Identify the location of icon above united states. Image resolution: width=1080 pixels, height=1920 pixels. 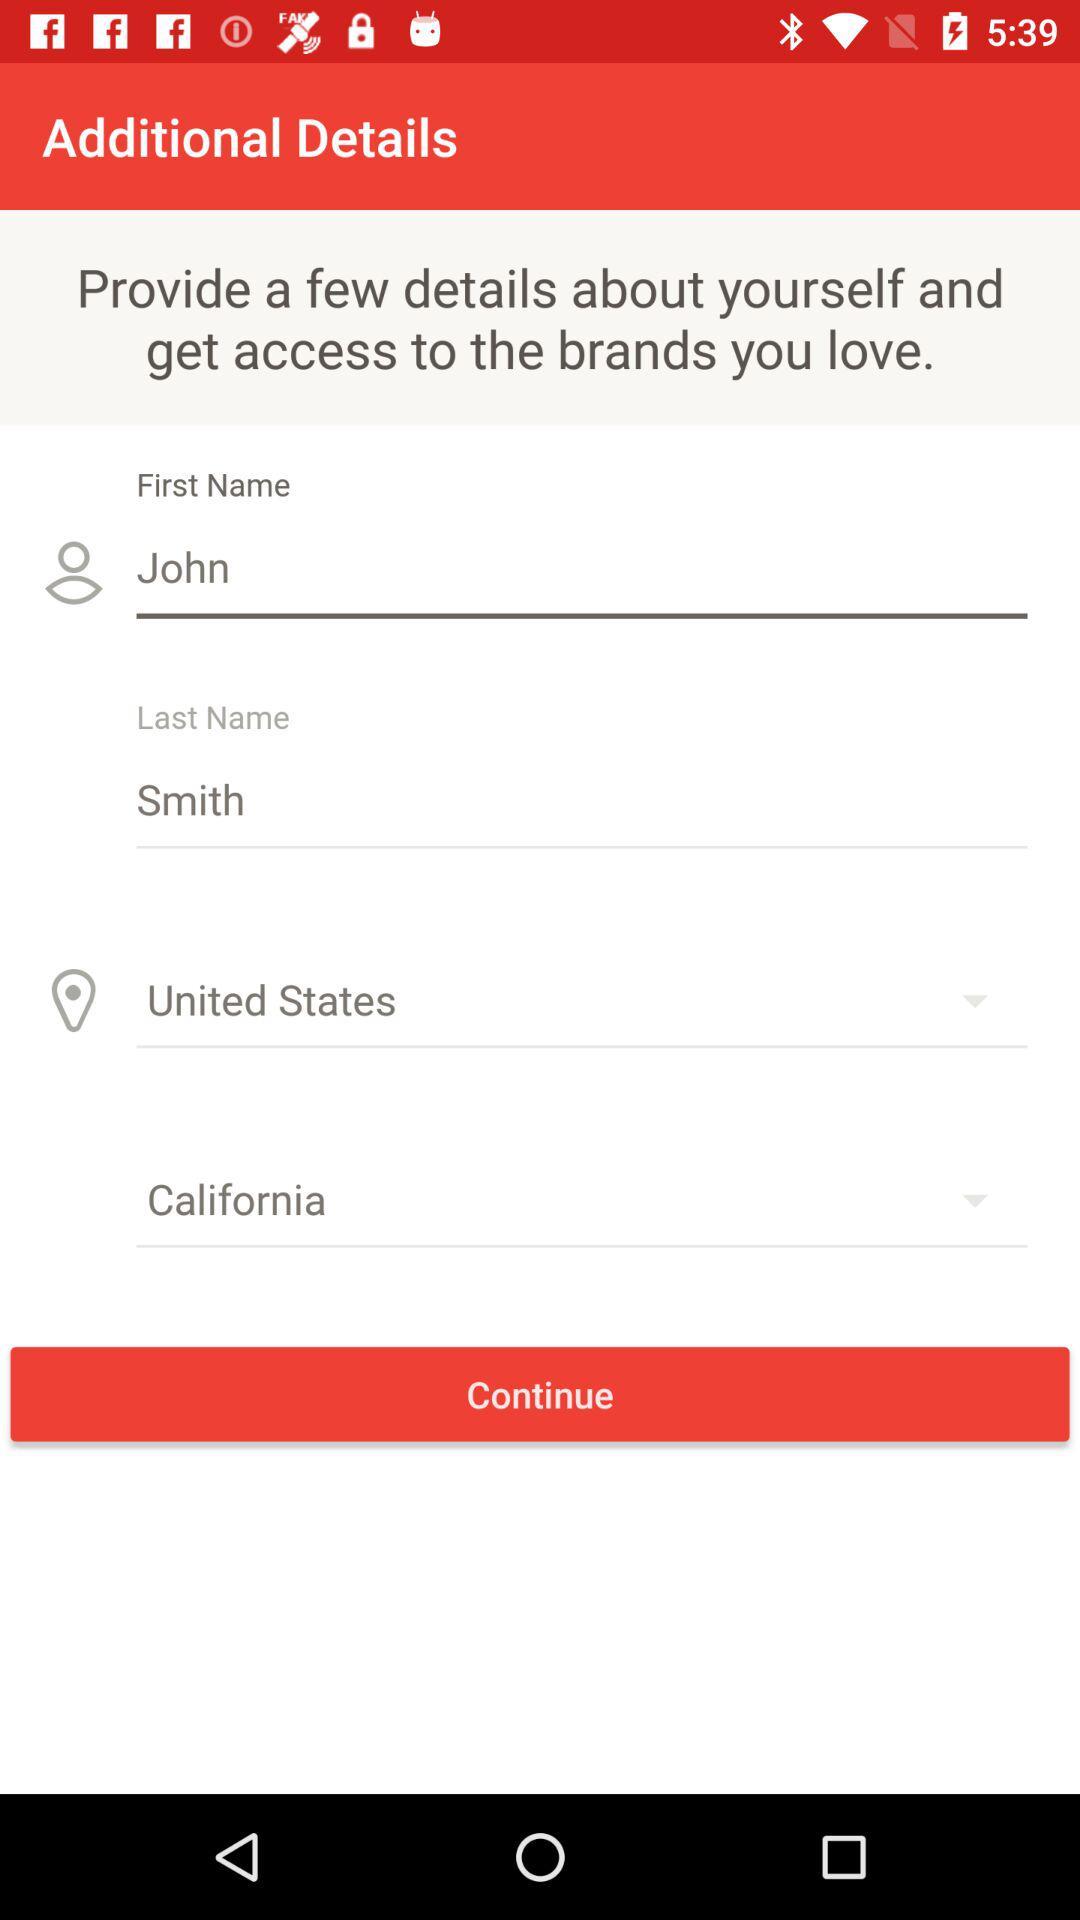
(582, 797).